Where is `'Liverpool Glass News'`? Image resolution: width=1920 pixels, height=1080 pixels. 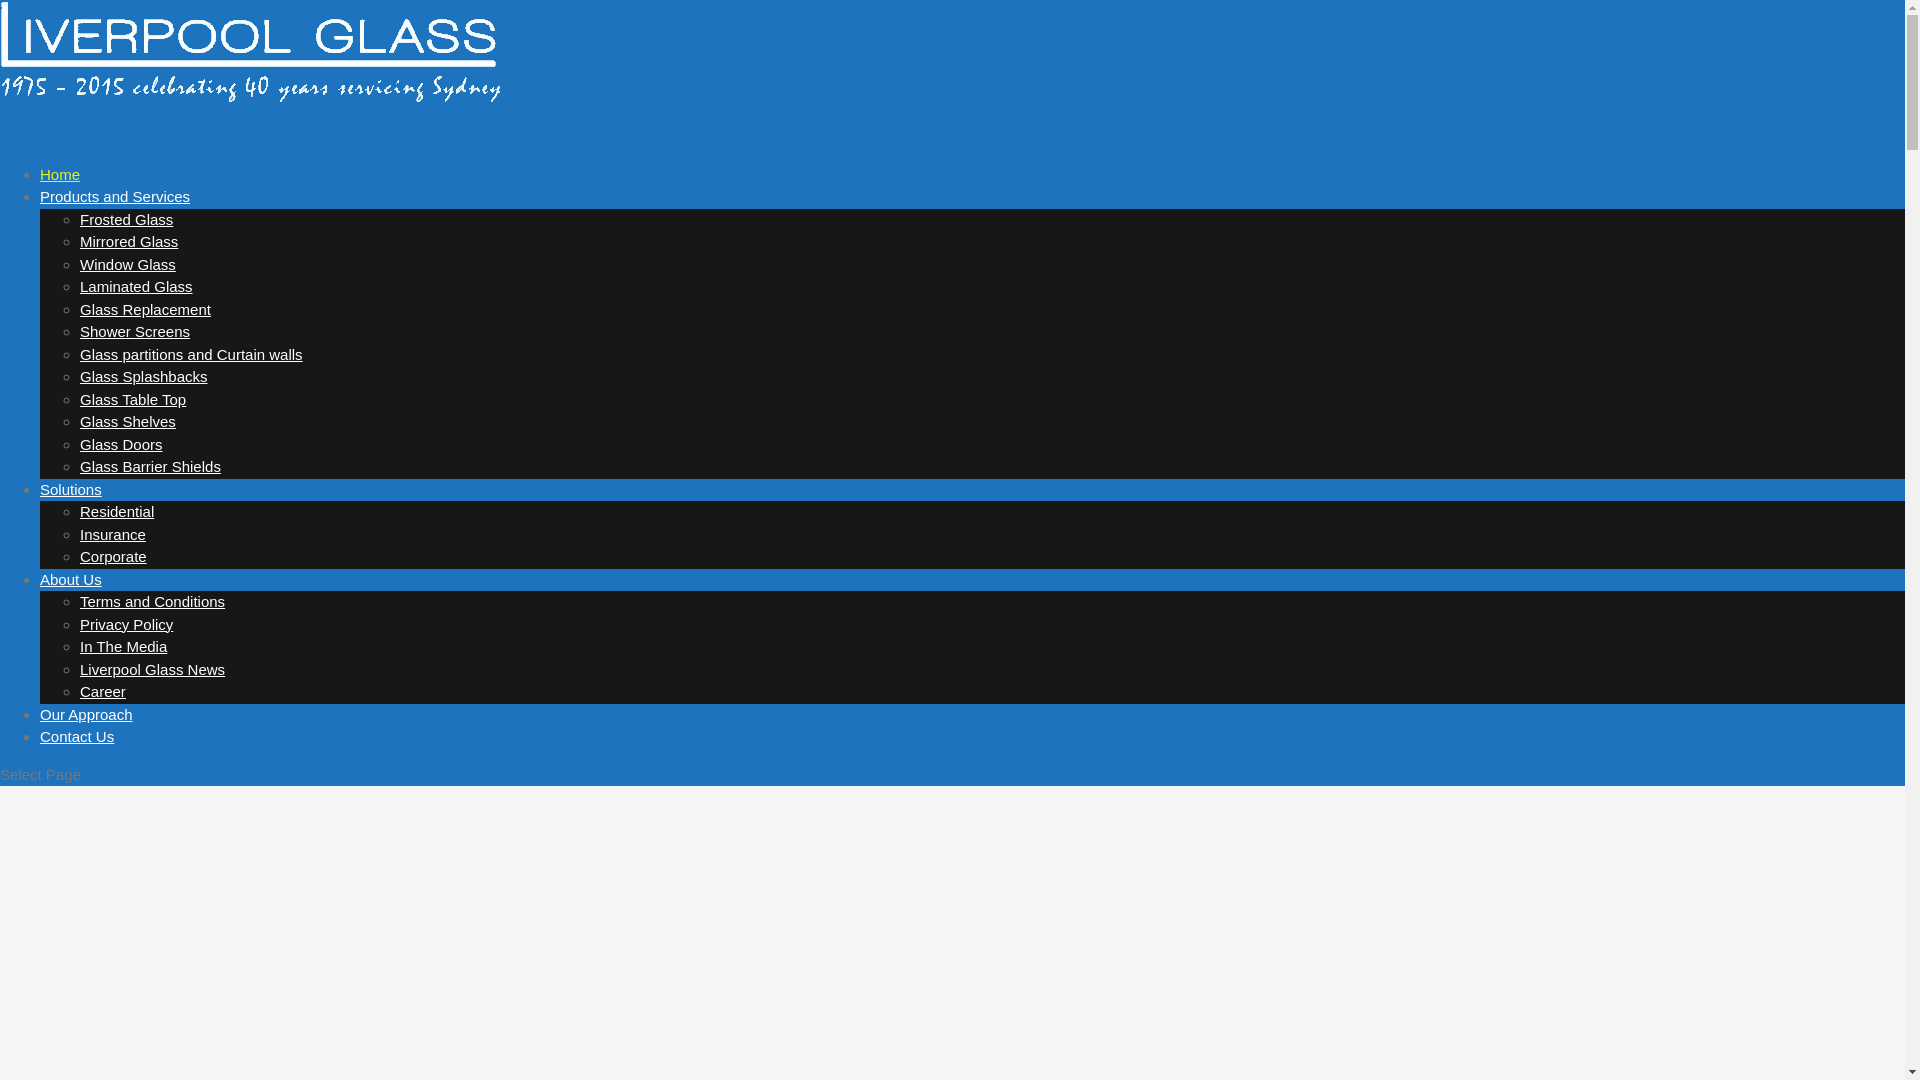
'Liverpool Glass News' is located at coordinates (80, 668).